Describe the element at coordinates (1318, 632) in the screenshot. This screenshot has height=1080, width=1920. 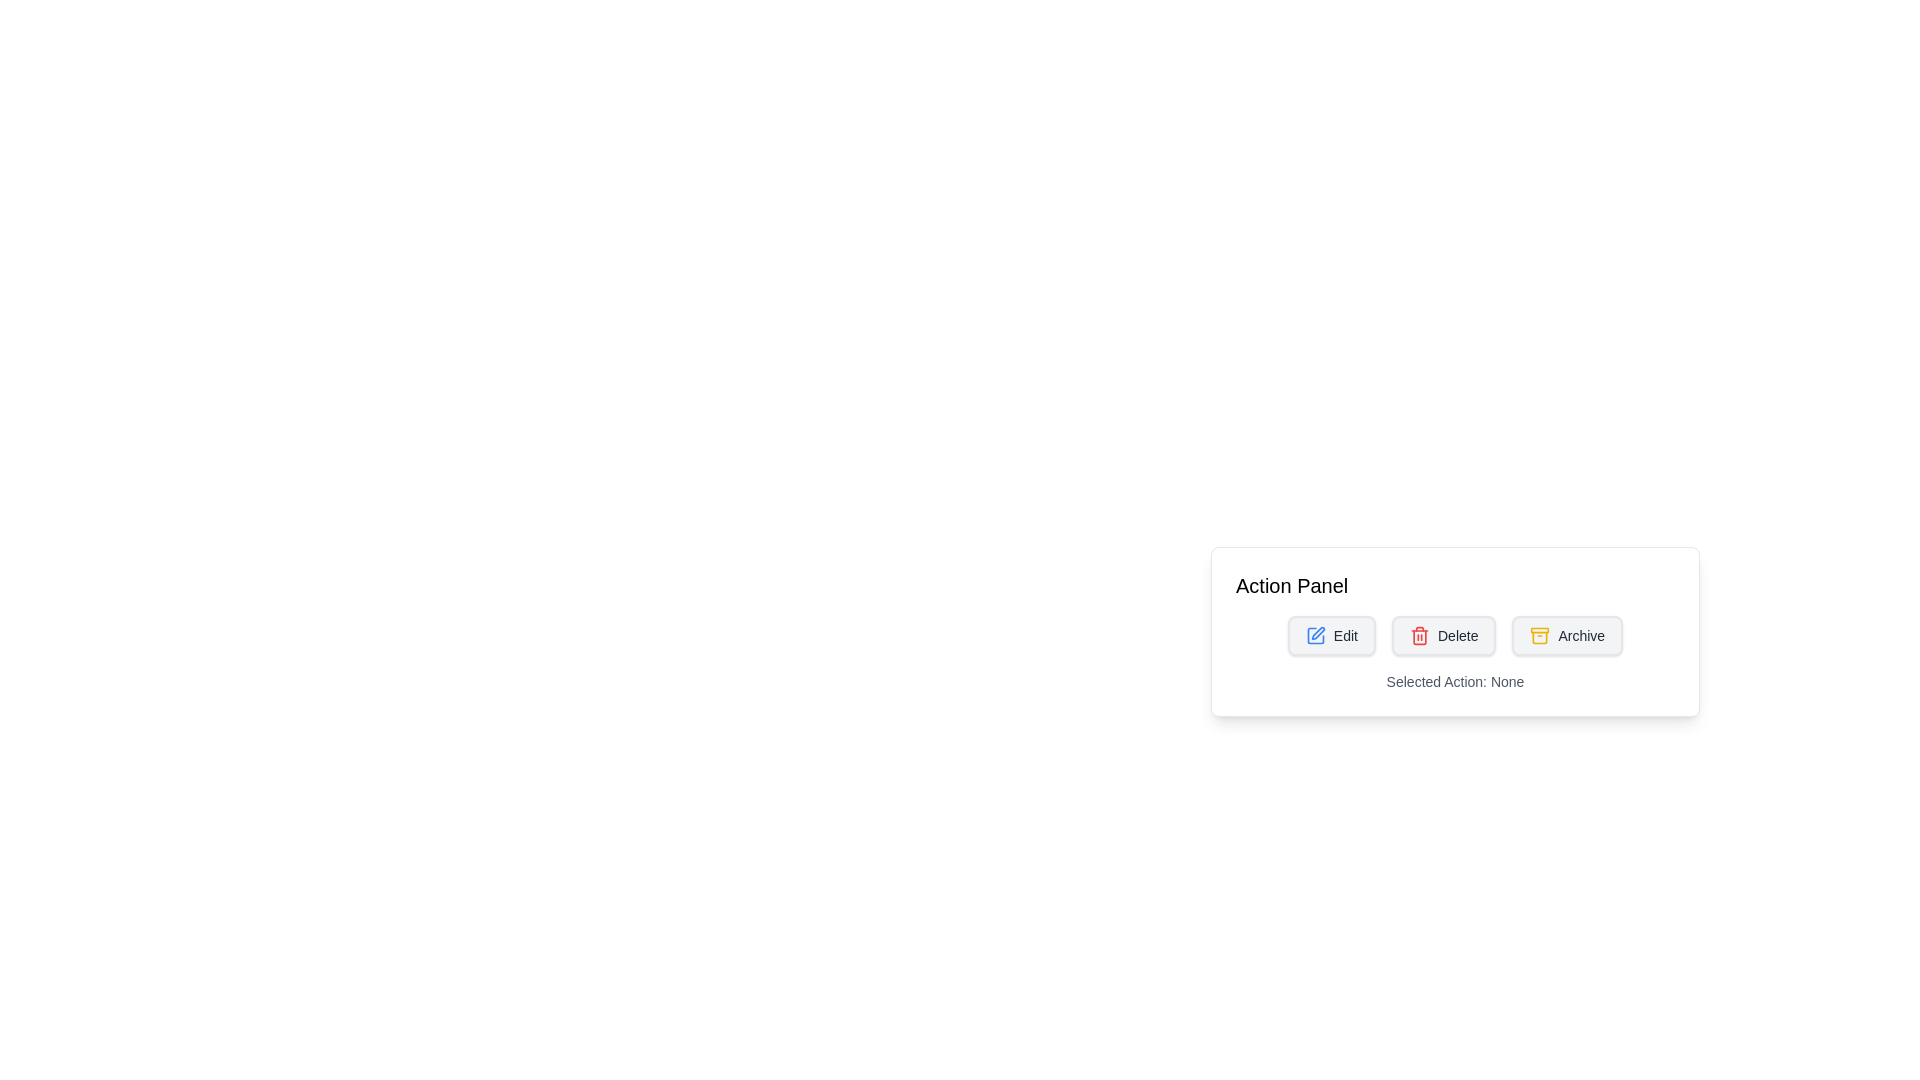
I see `the 'Edit' icon button located under the 'Action Panel'` at that location.